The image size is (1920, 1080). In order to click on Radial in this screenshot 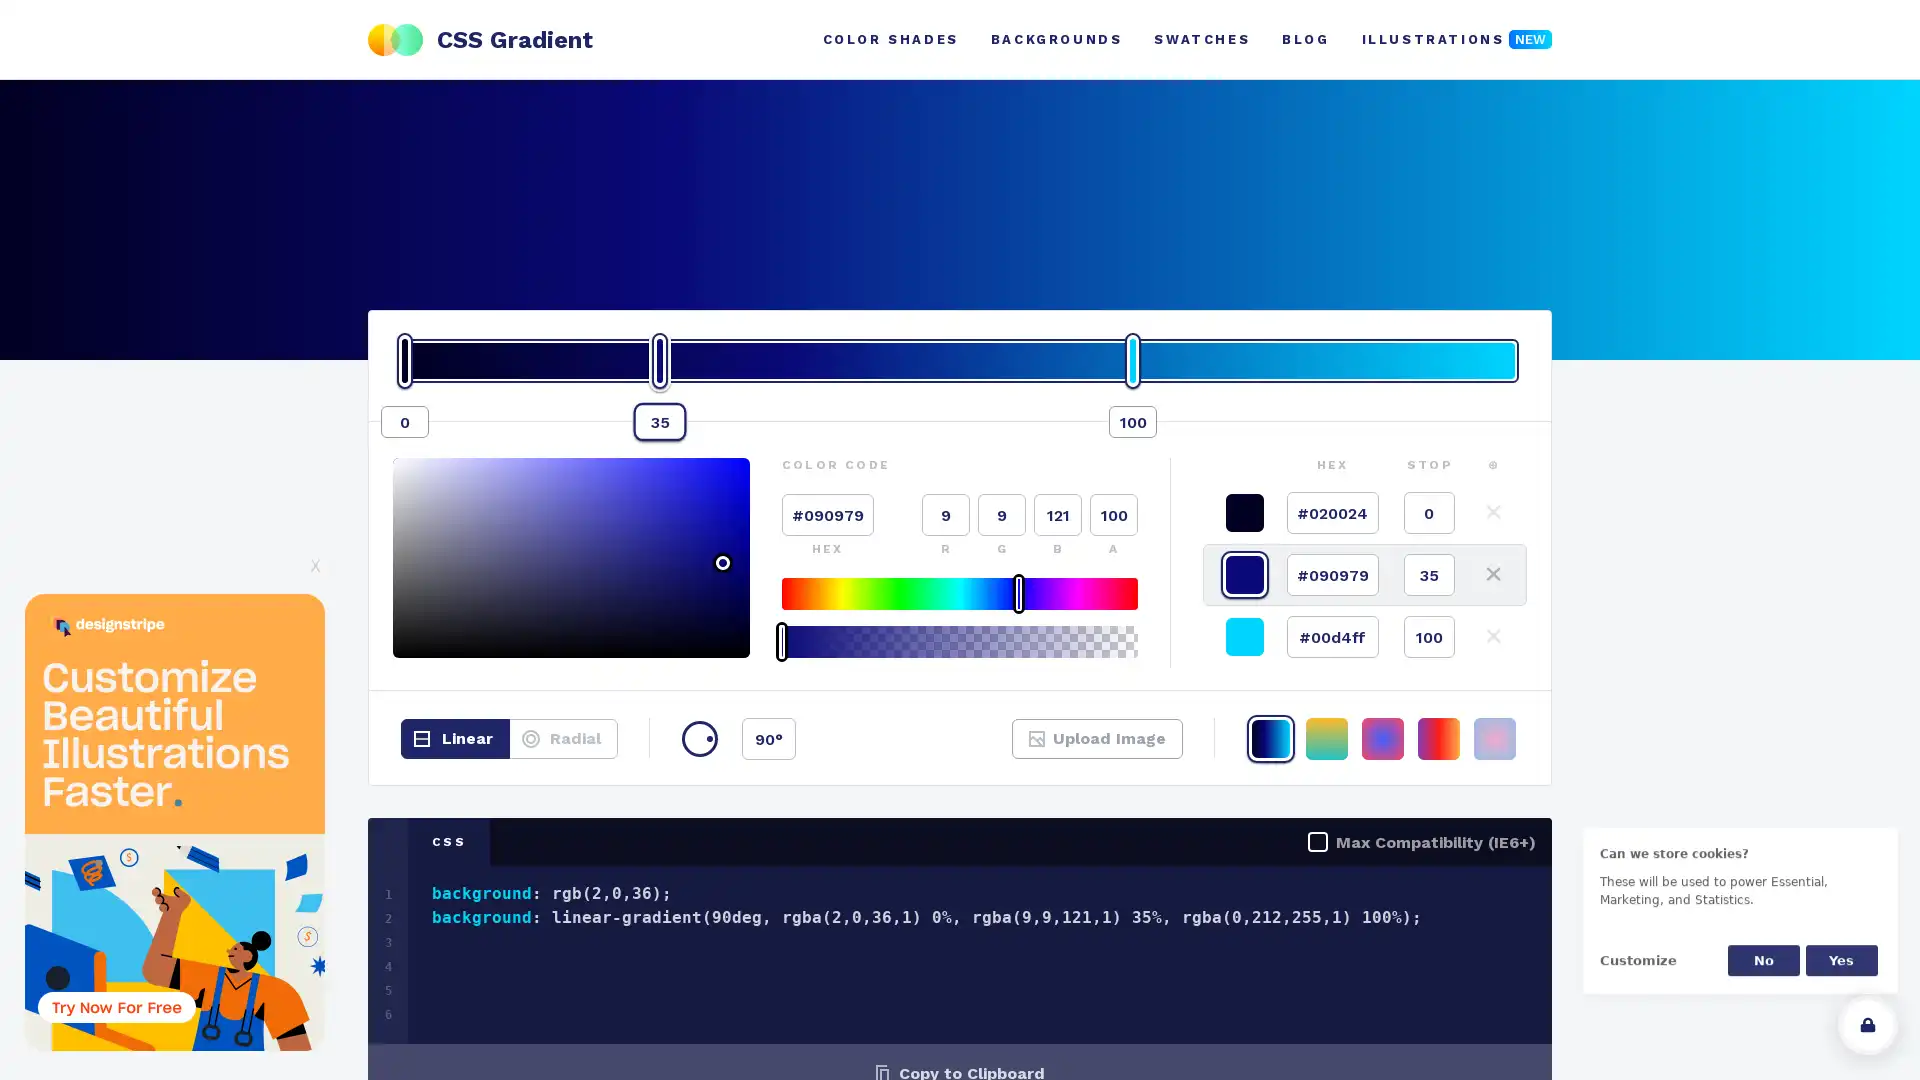, I will do `click(562, 739)`.